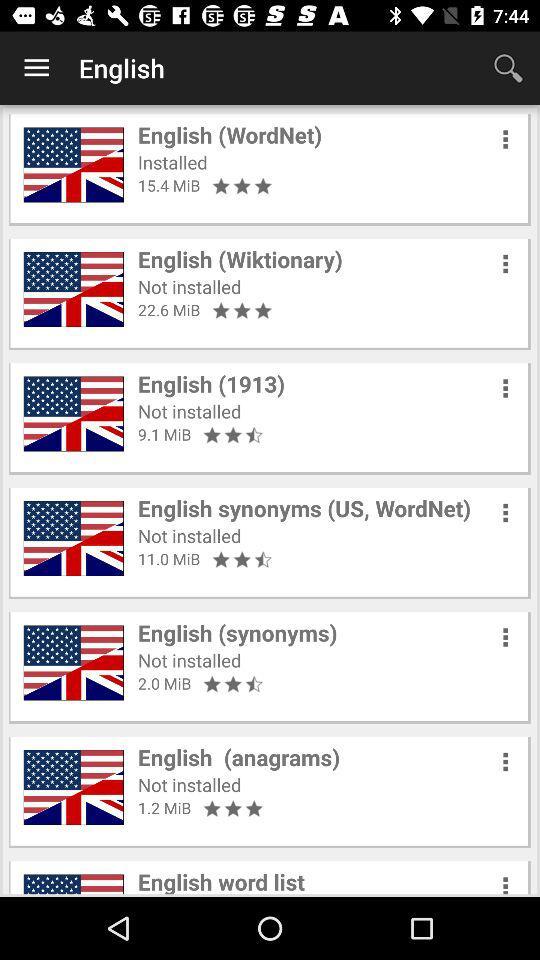 Image resolution: width=540 pixels, height=960 pixels. I want to click on the english word list item, so click(220, 879).